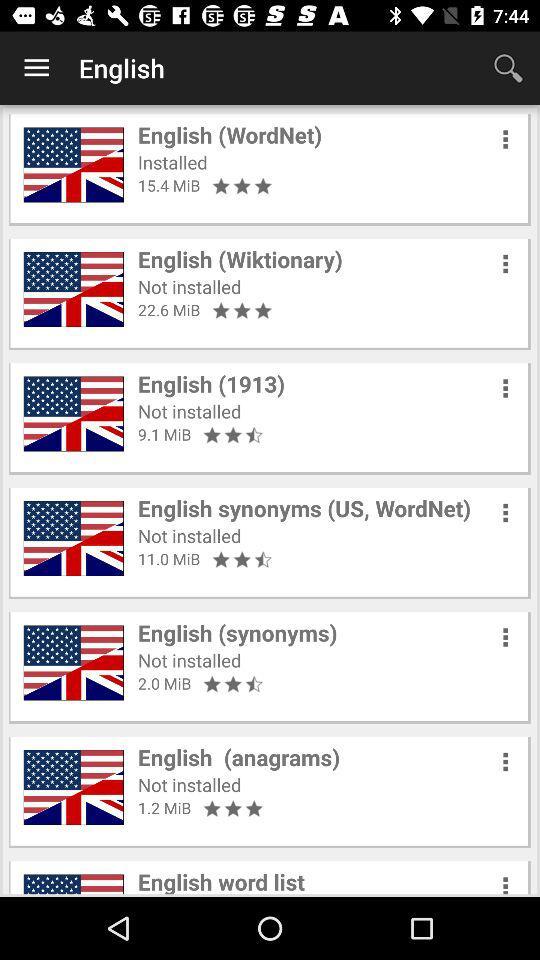 Image resolution: width=540 pixels, height=960 pixels. I want to click on the english word list item, so click(220, 879).